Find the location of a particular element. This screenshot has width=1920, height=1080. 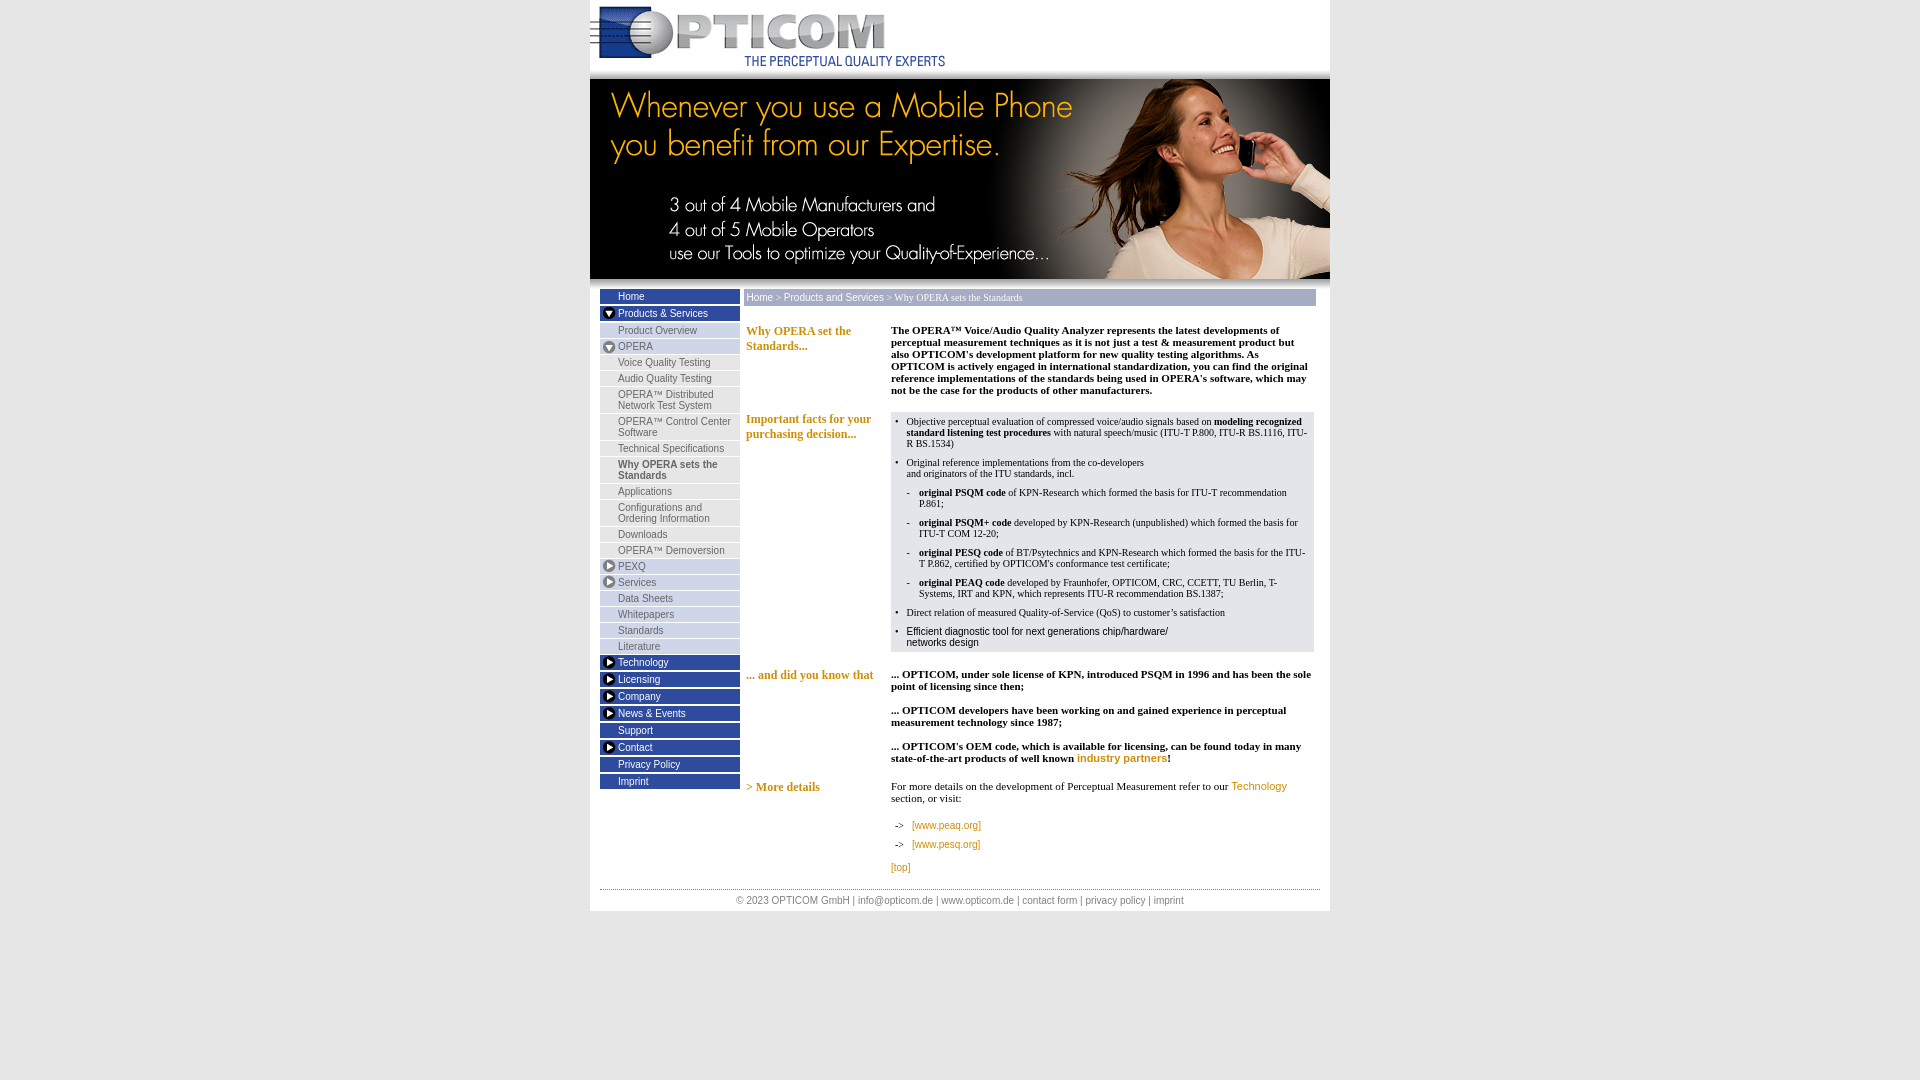

'www.opticom.de' is located at coordinates (977, 900).